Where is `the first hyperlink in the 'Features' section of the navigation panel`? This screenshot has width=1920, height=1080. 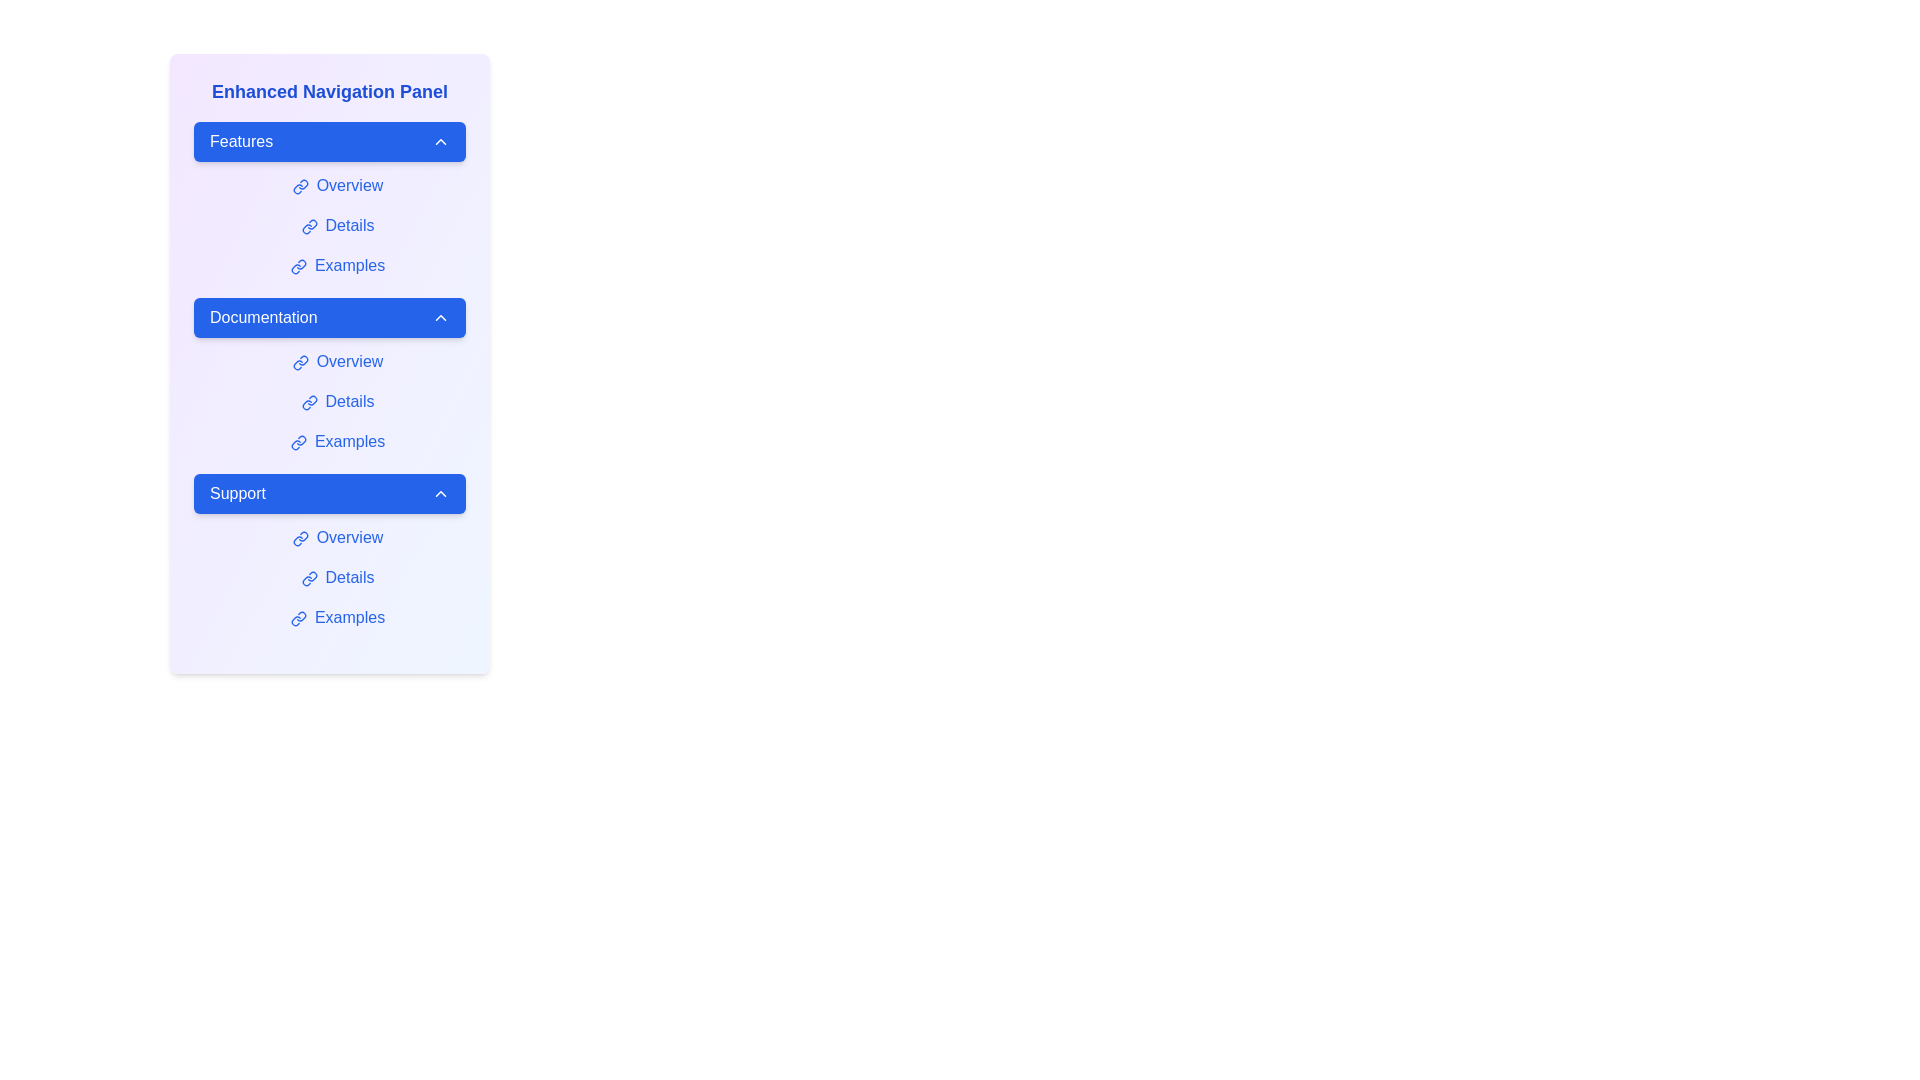 the first hyperlink in the 'Features' section of the navigation panel is located at coordinates (337, 185).